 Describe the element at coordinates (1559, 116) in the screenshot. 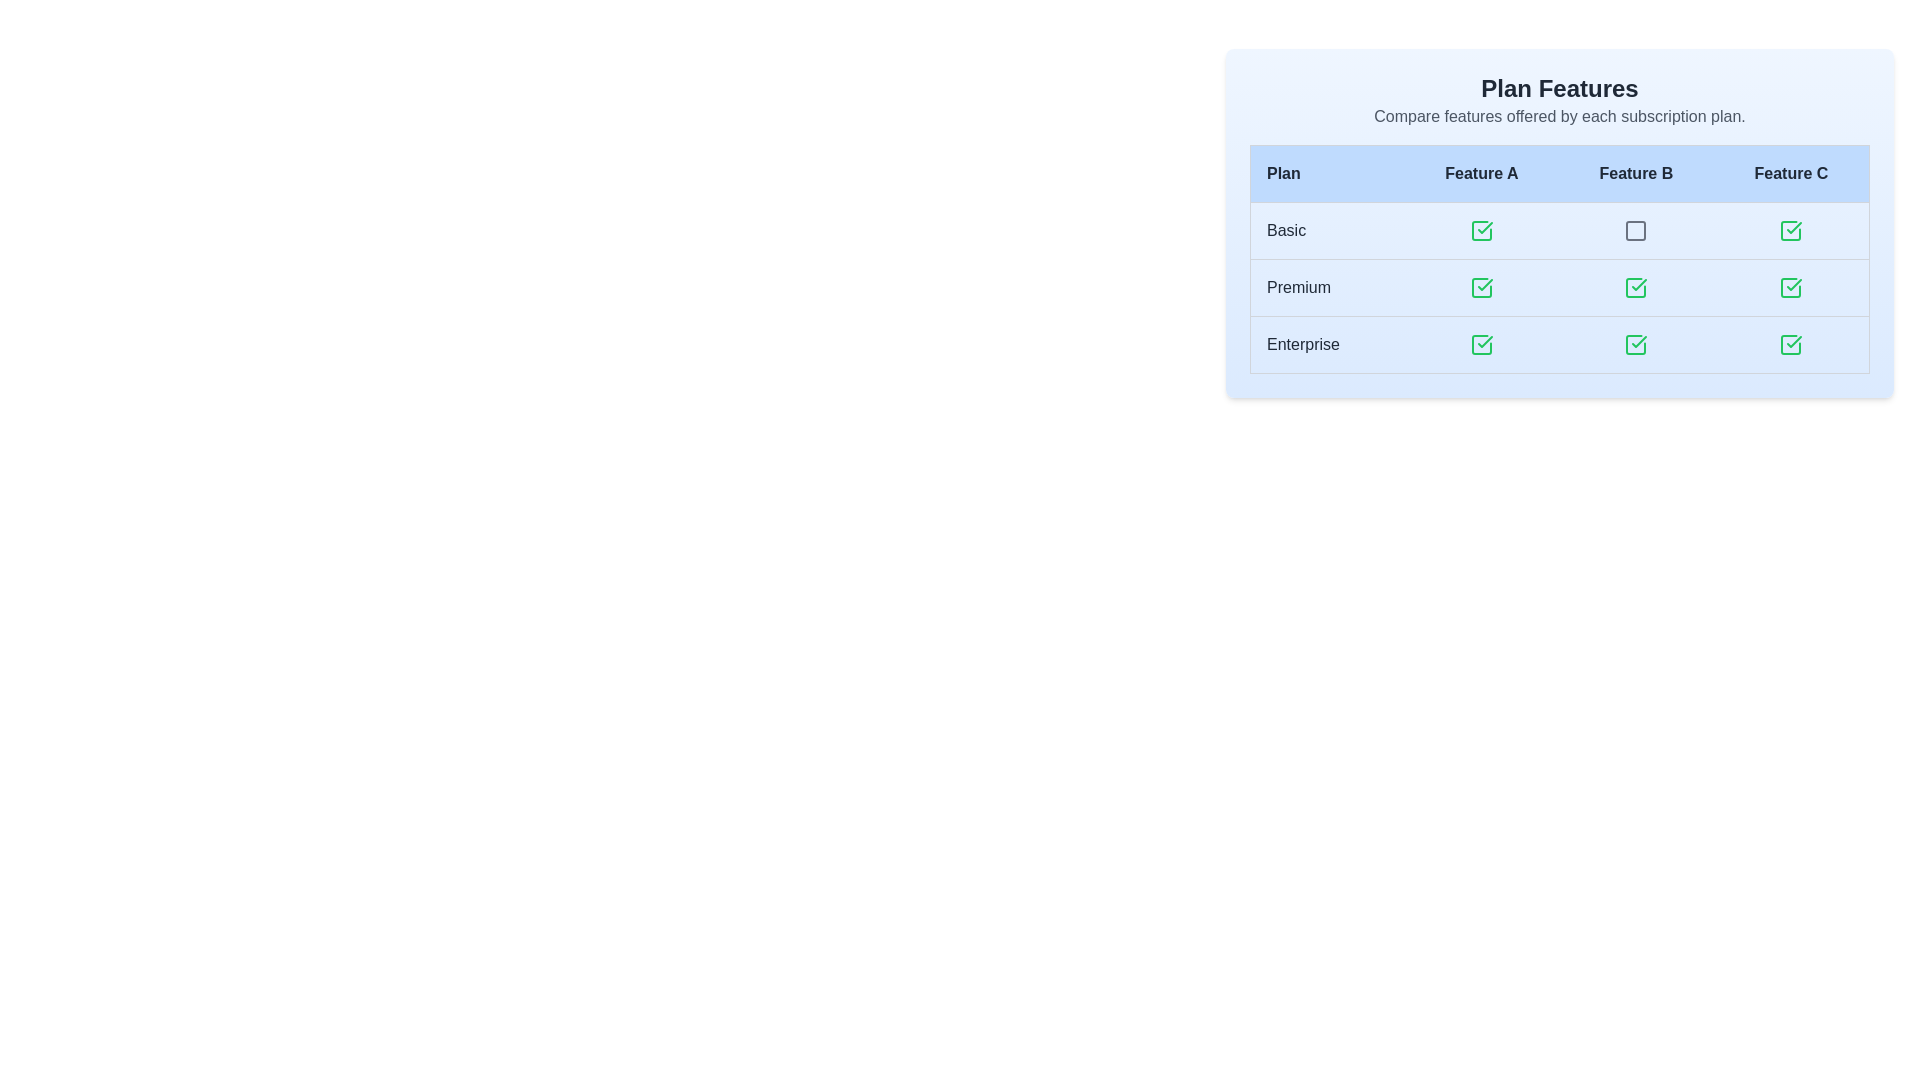

I see `the text displaying 'Compare features offered by each subscription plan.' which is located below the heading 'Plan Features' in the table header` at that location.